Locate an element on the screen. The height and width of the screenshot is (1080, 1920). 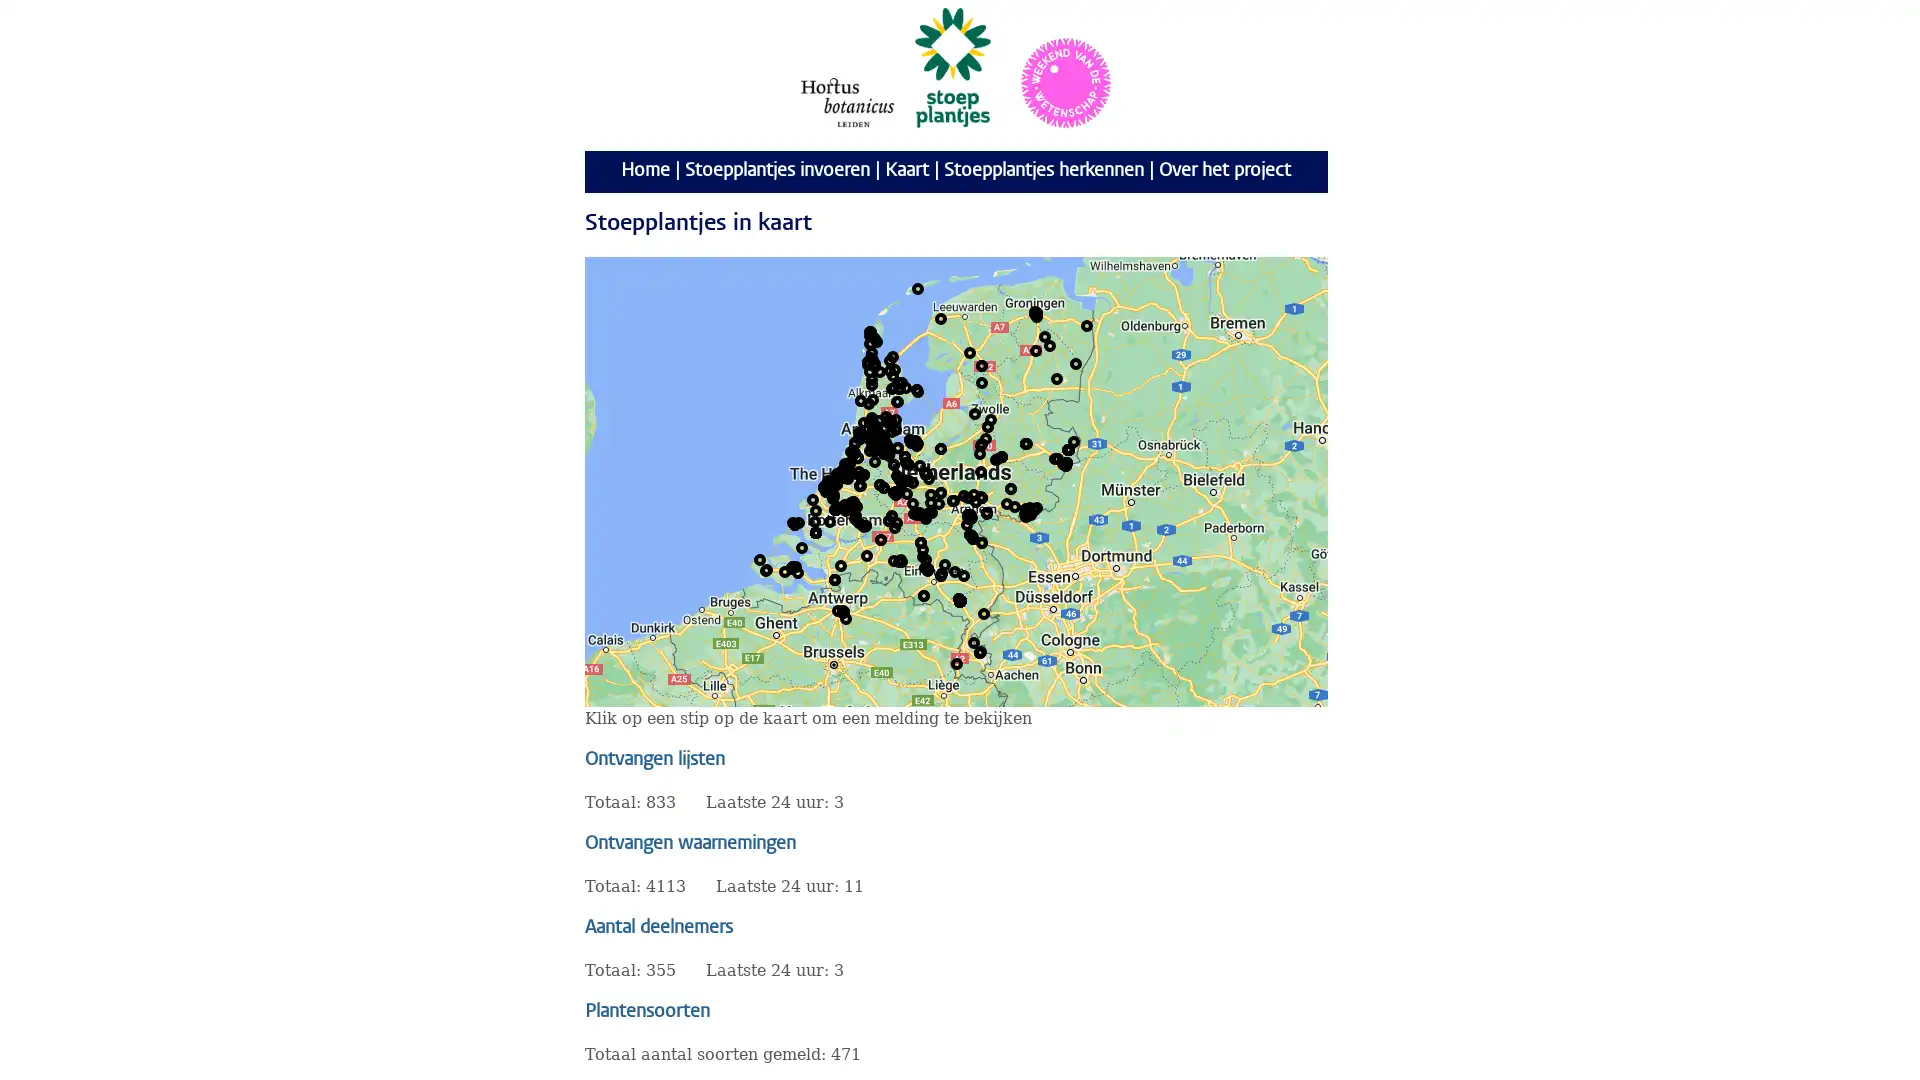
Telling van Anja Wijffels op 05 mei 2022 is located at coordinates (845, 616).